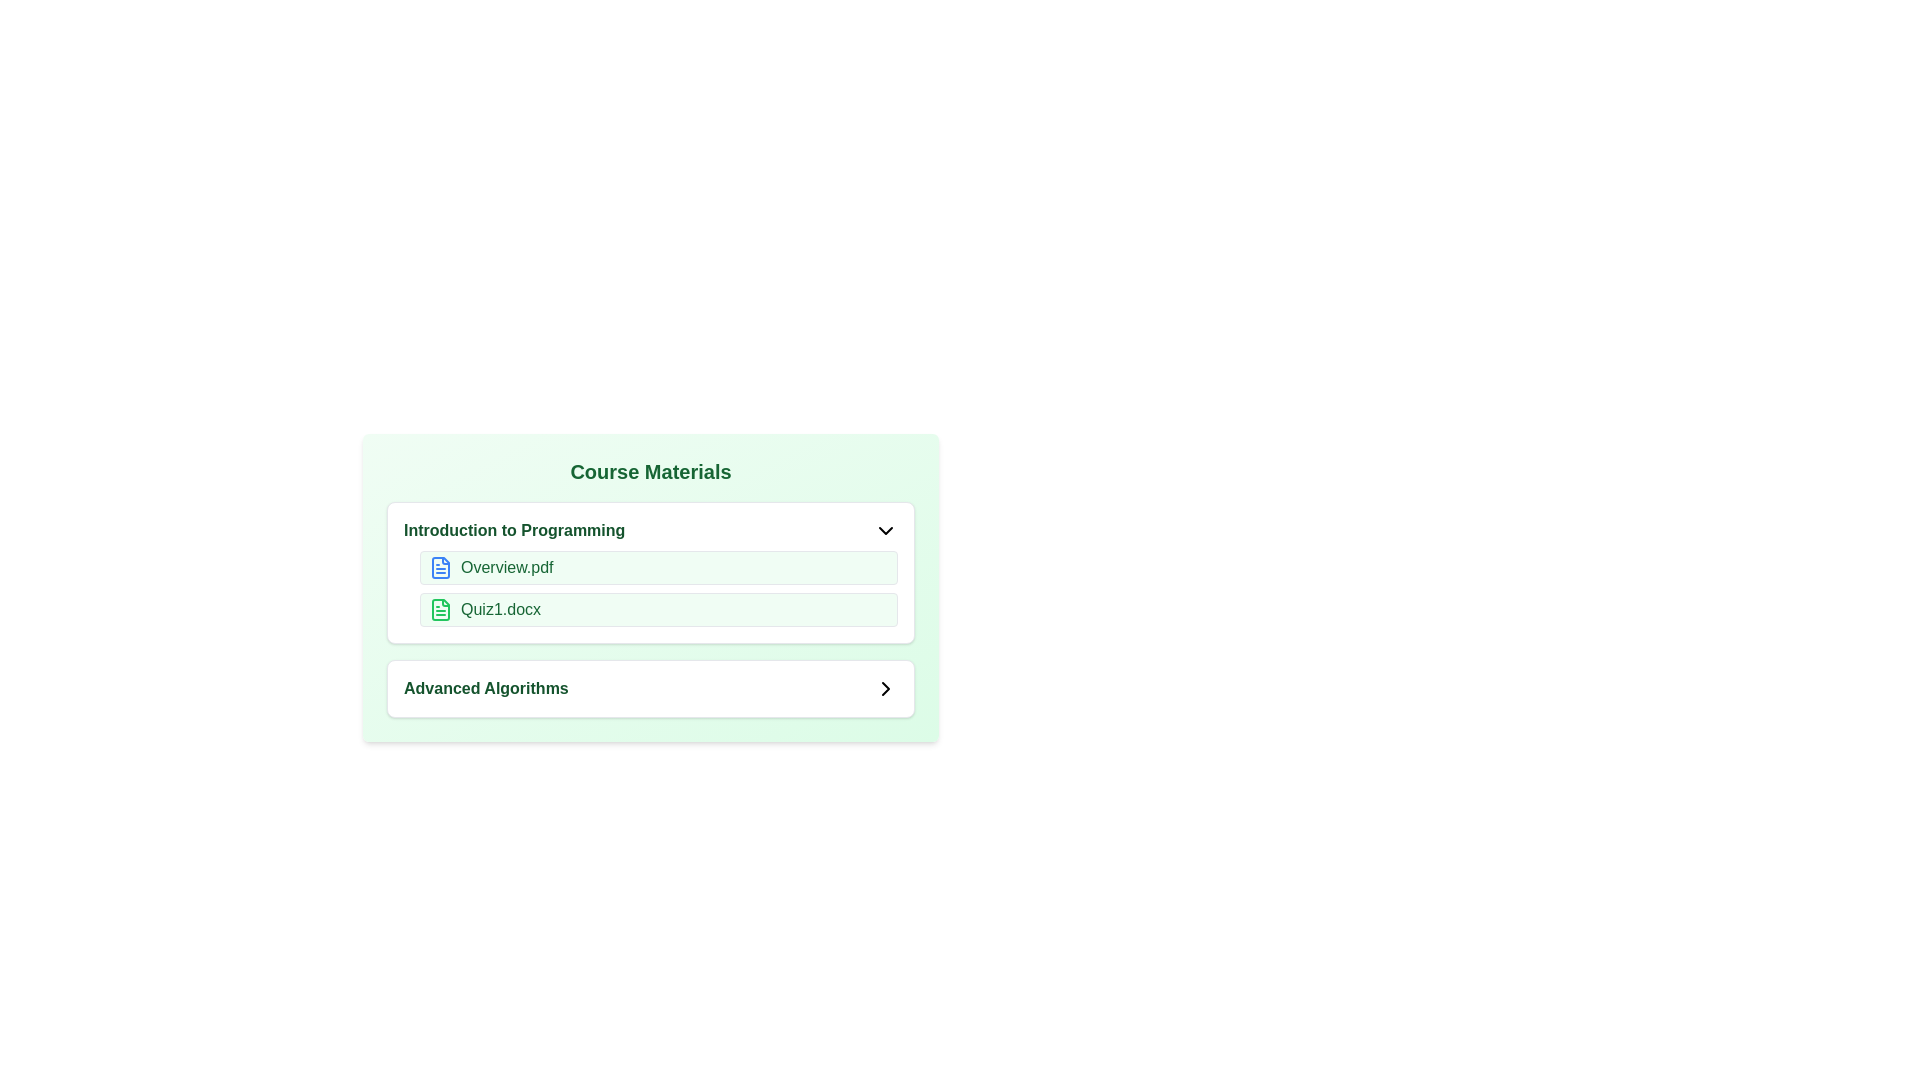  What do you see at coordinates (440, 608) in the screenshot?
I see `the material named Quiz1.docx to open it` at bounding box center [440, 608].